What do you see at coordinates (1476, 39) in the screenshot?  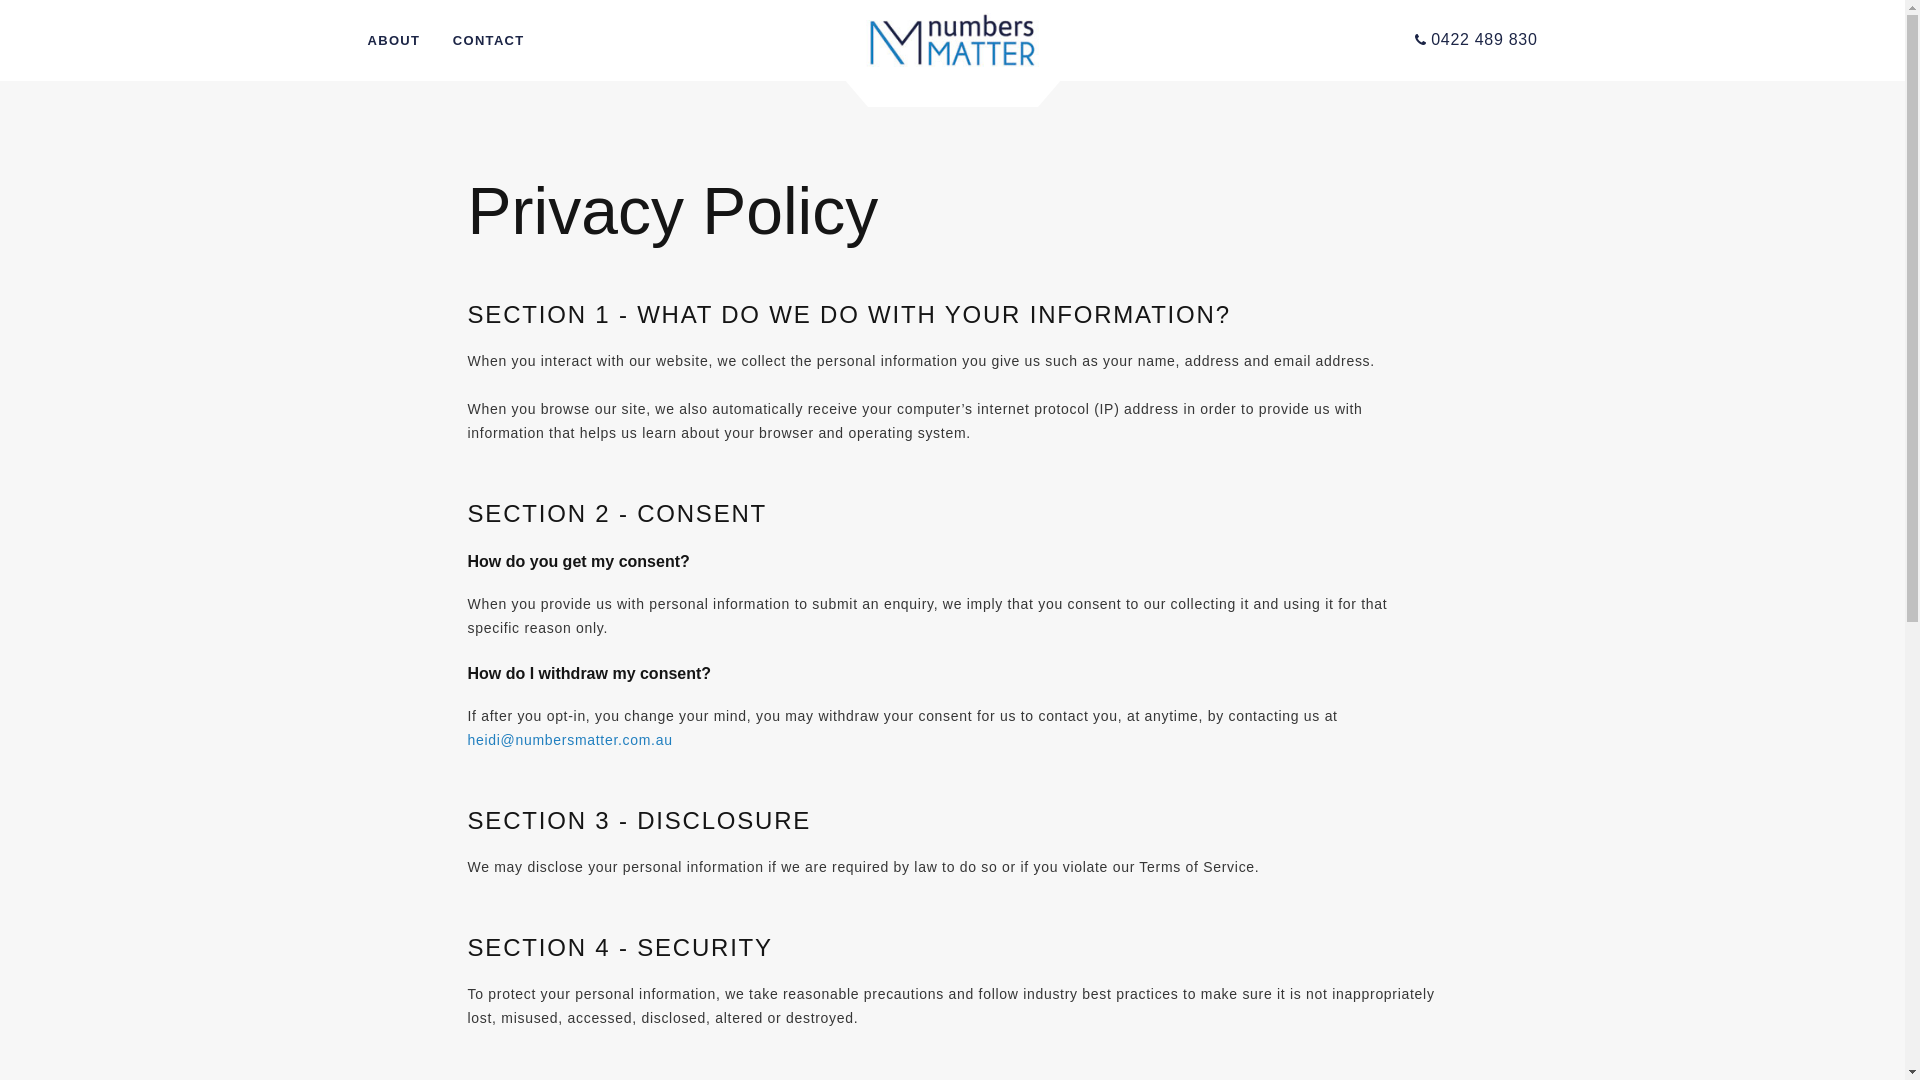 I see `'0422 489 830'` at bounding box center [1476, 39].